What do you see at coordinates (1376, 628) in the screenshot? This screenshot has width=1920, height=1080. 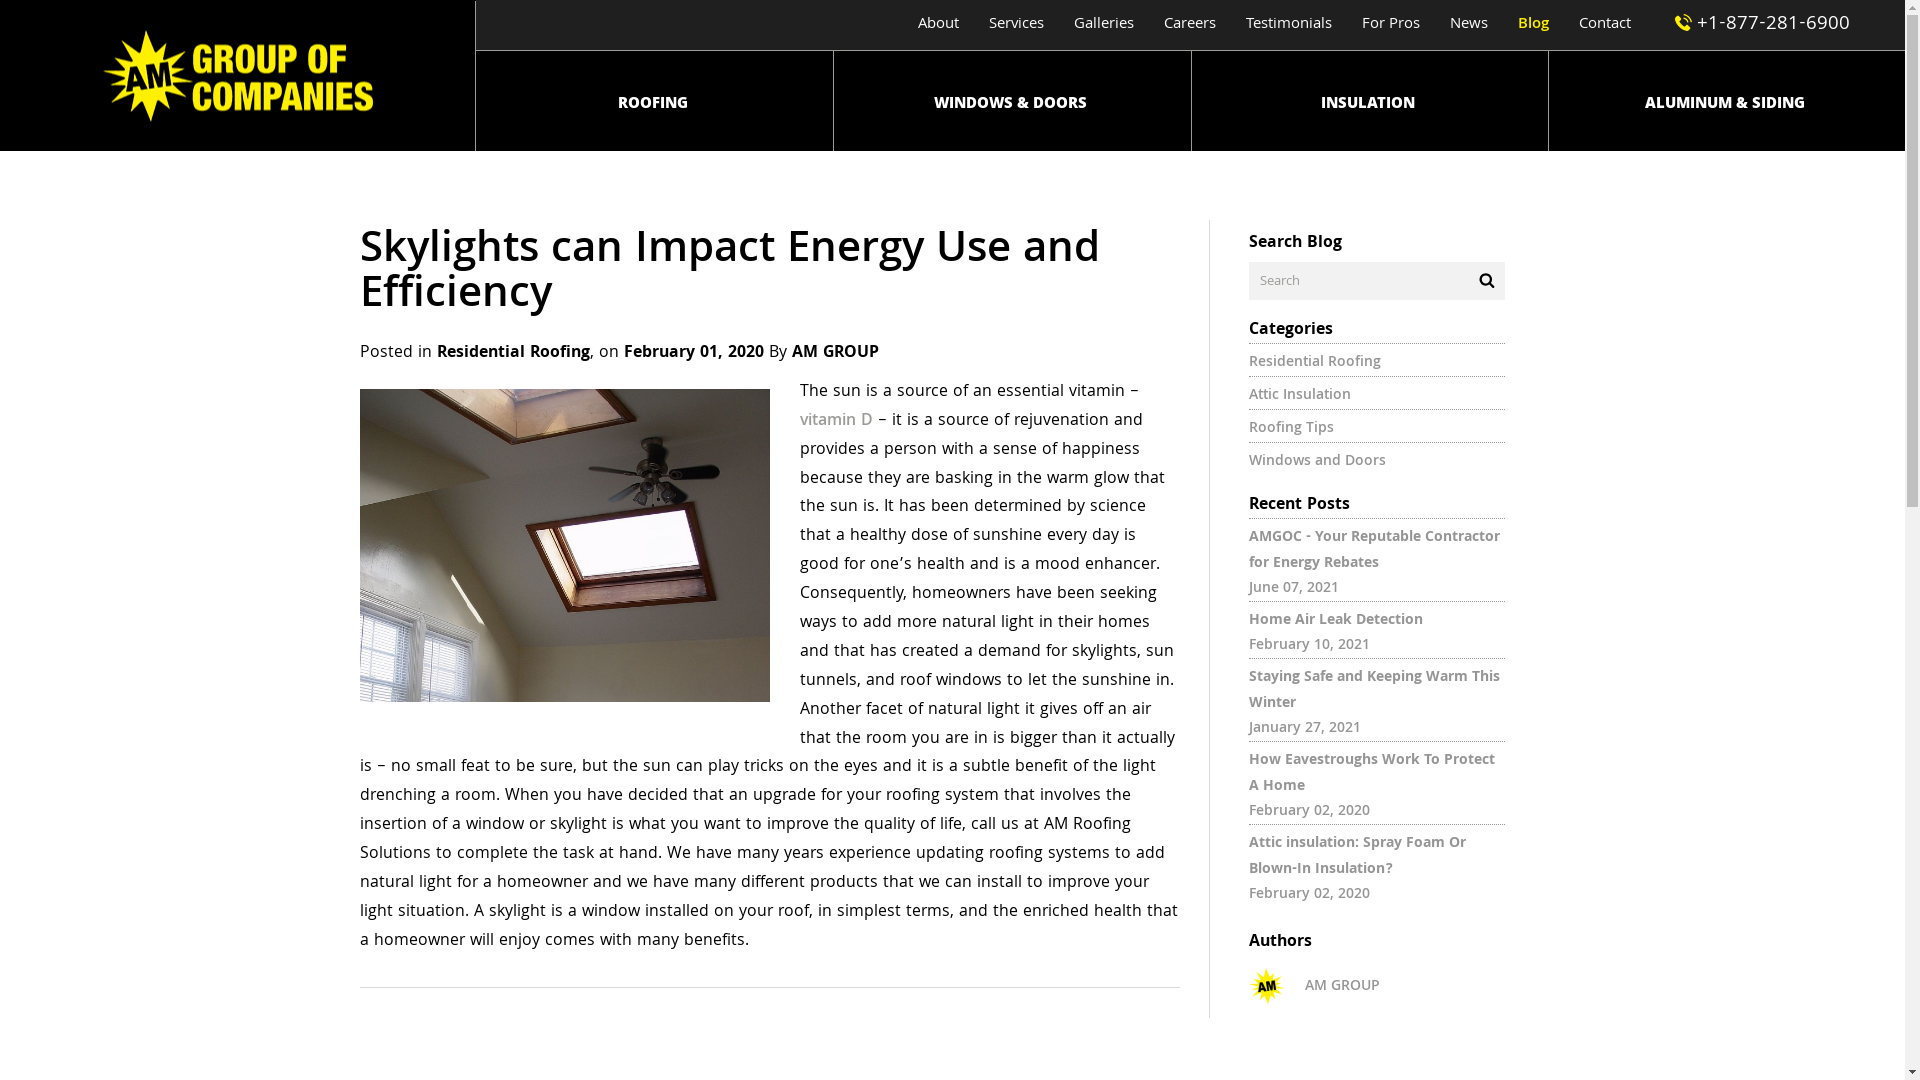 I see `'Home Air Leak Detection` at bounding box center [1376, 628].